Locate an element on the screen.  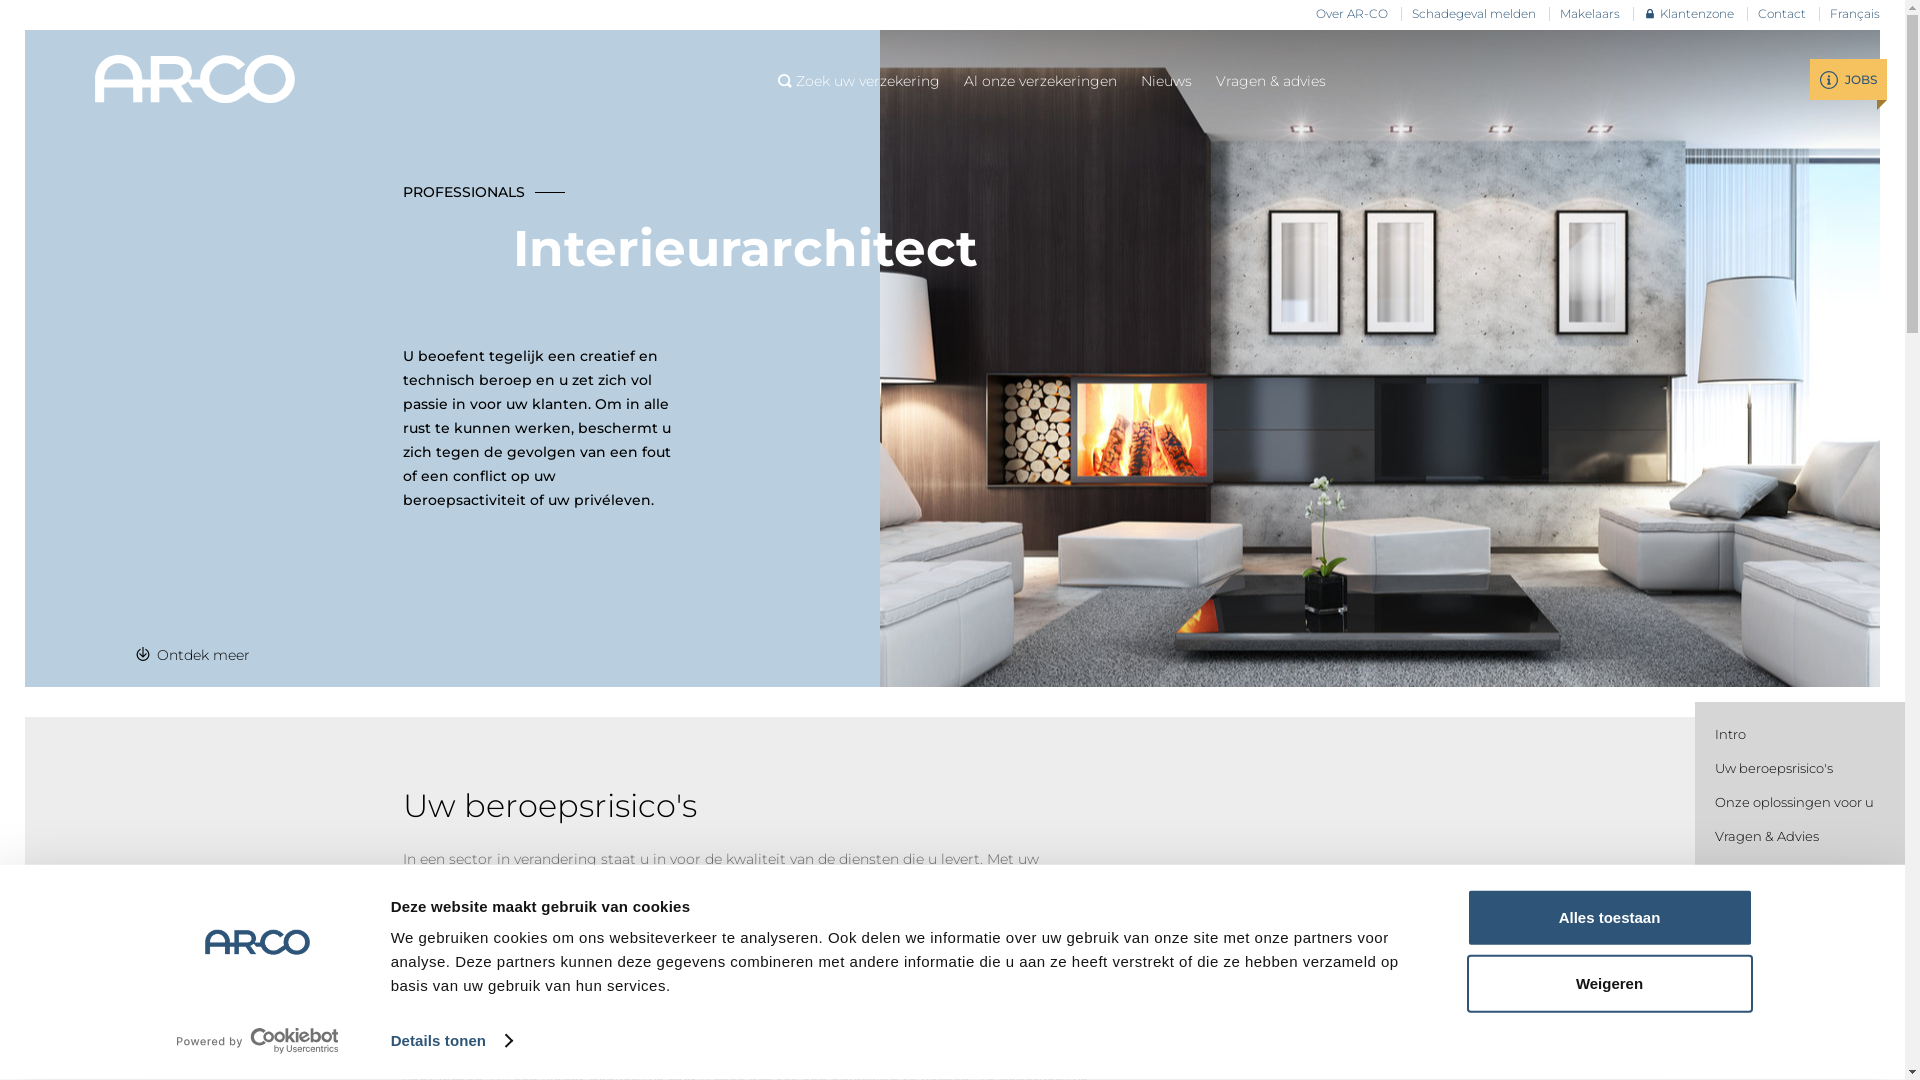
'Over AR-CO' is located at coordinates (1352, 14).